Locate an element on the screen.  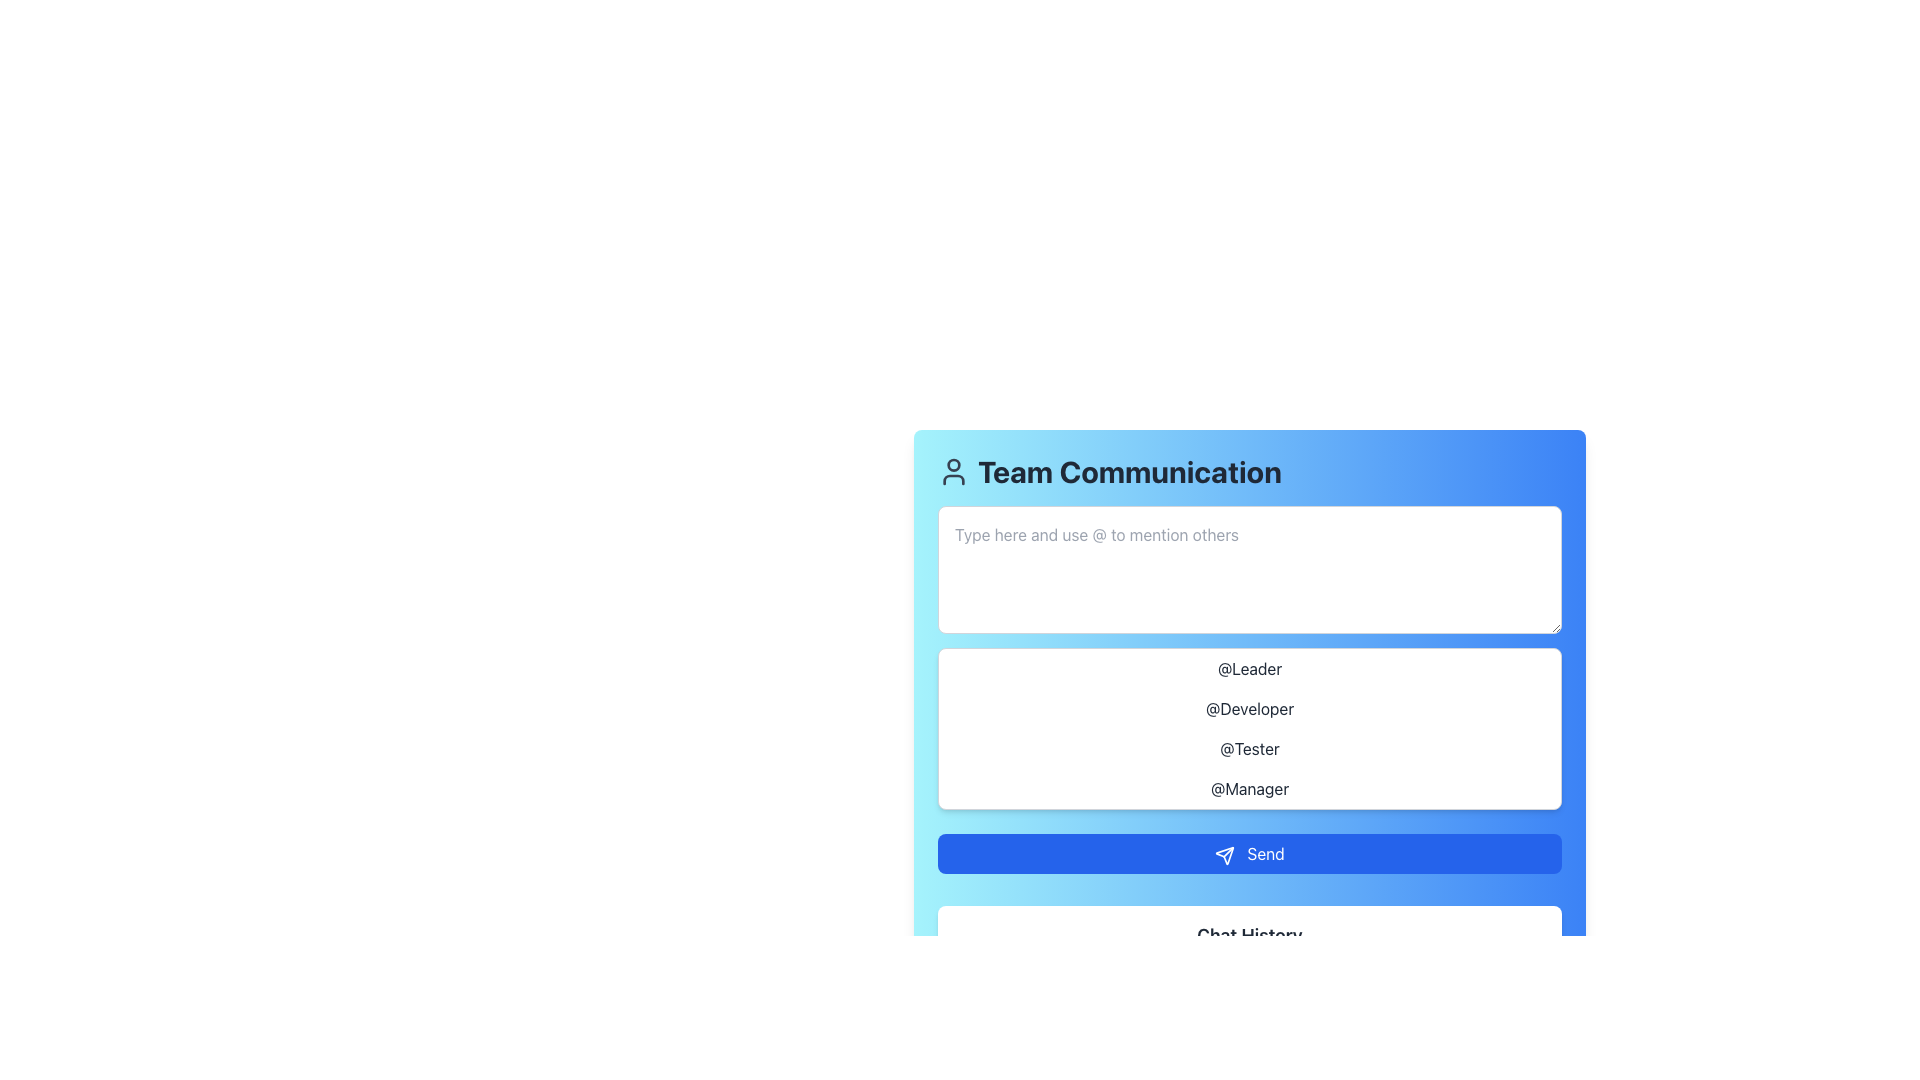
the list item displaying '@Leader' in black text on a white background is located at coordinates (1248, 668).